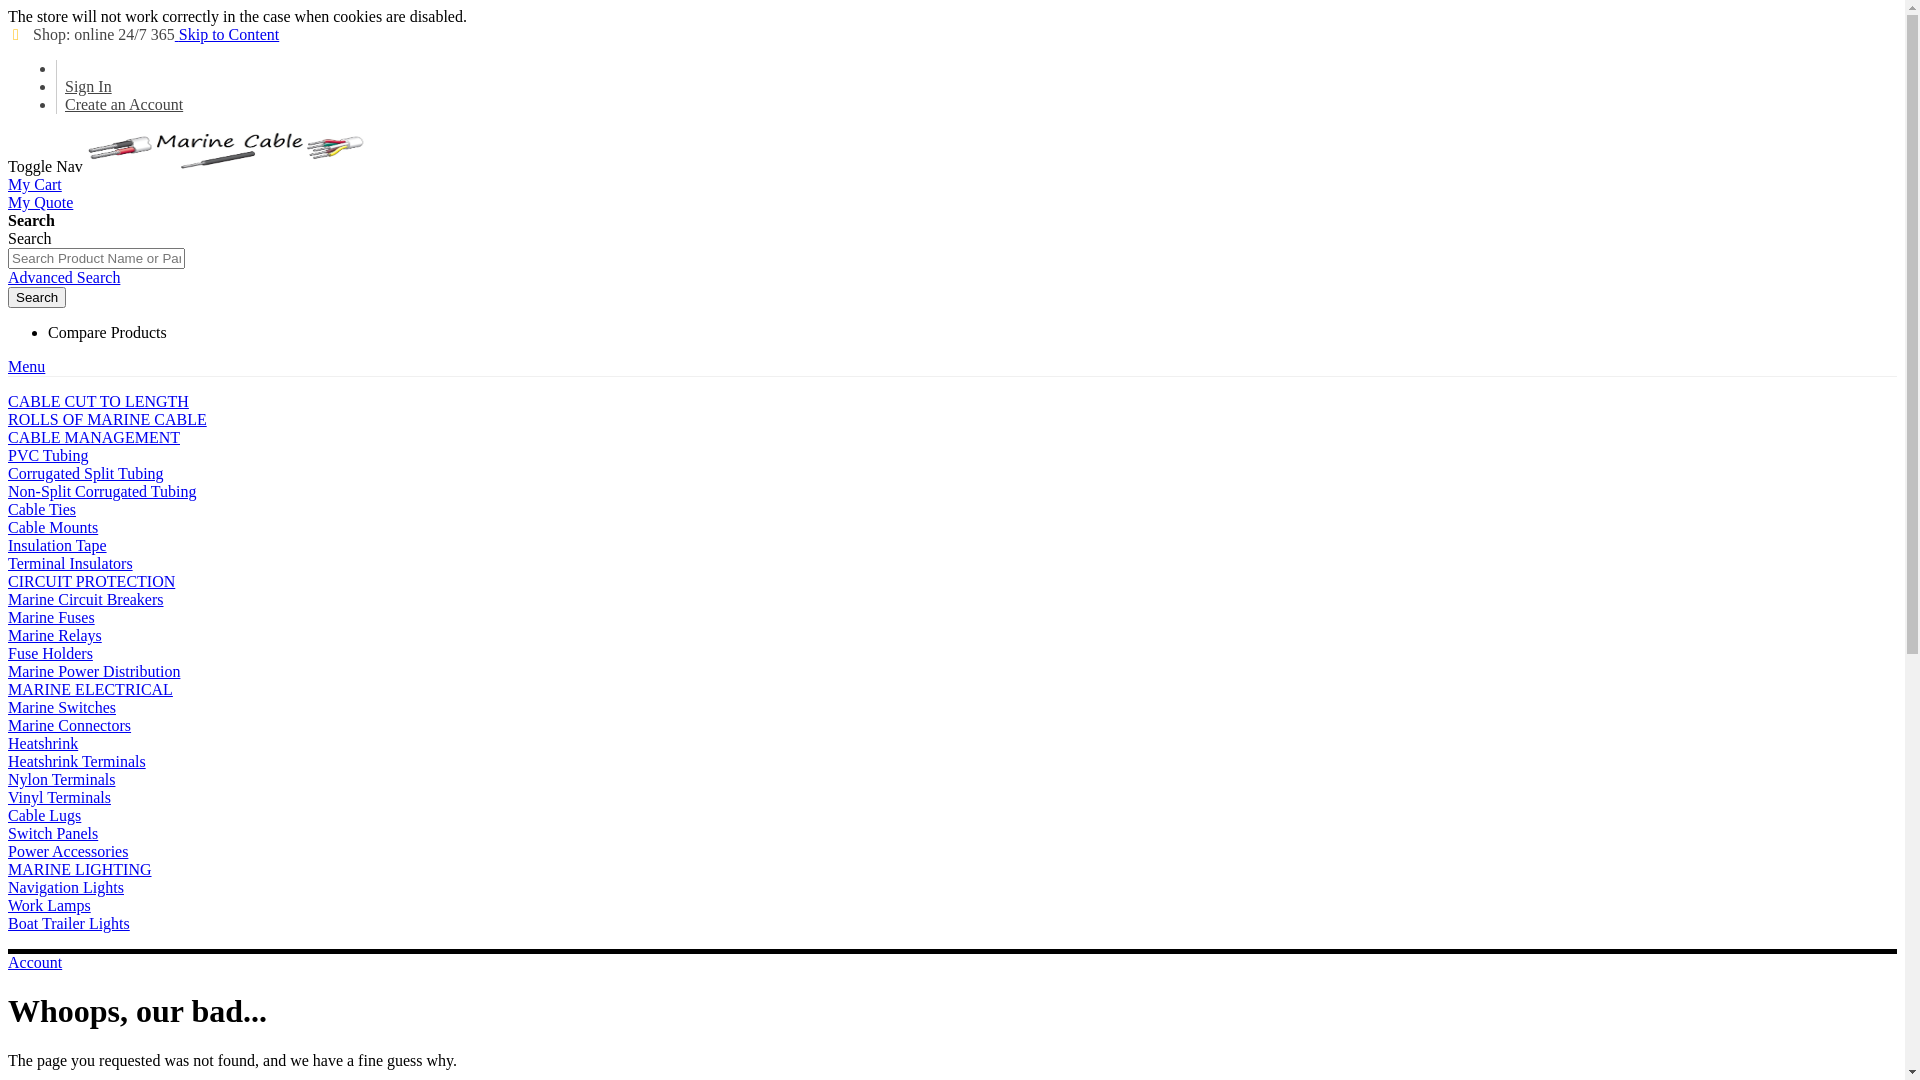 The width and height of the screenshot is (1920, 1080). What do you see at coordinates (8, 671) in the screenshot?
I see `'Marine Power Distribution'` at bounding box center [8, 671].